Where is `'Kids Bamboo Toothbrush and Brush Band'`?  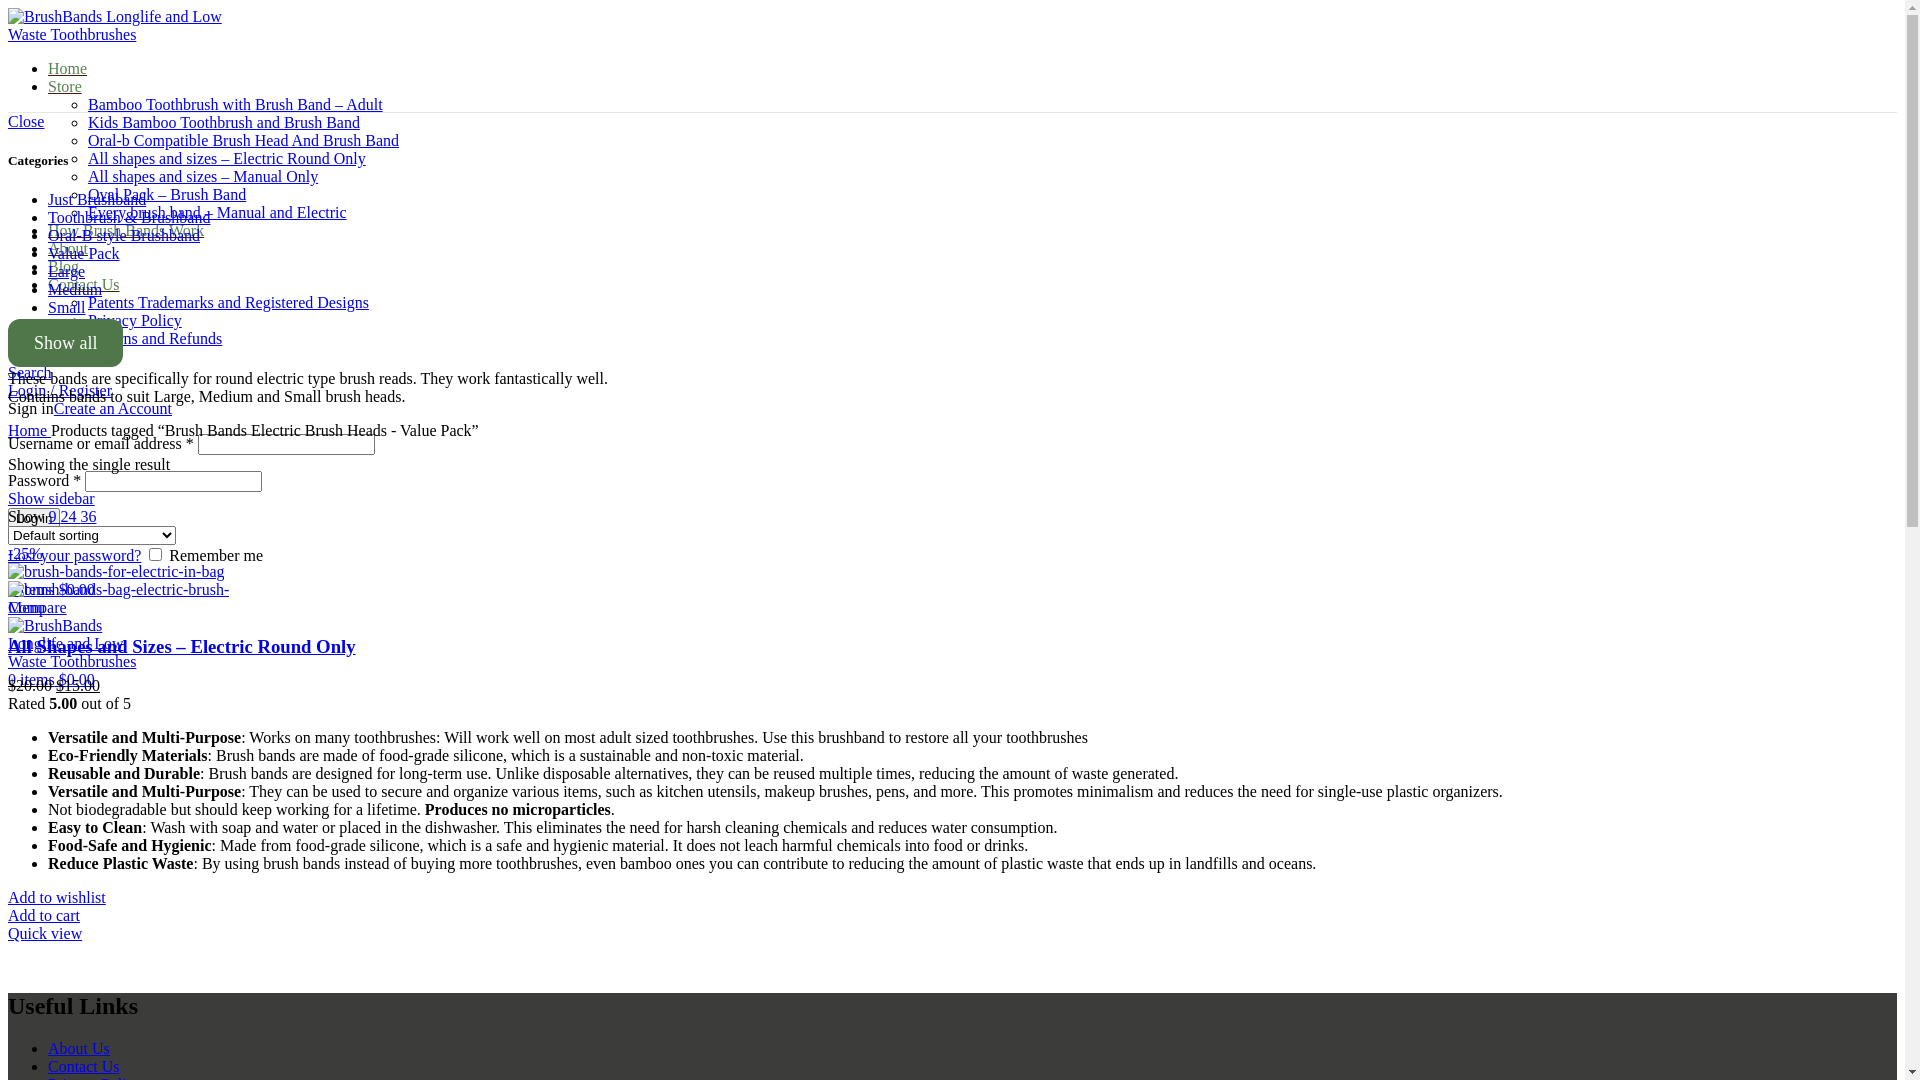
'Kids Bamboo Toothbrush and Brush Band' is located at coordinates (86, 122).